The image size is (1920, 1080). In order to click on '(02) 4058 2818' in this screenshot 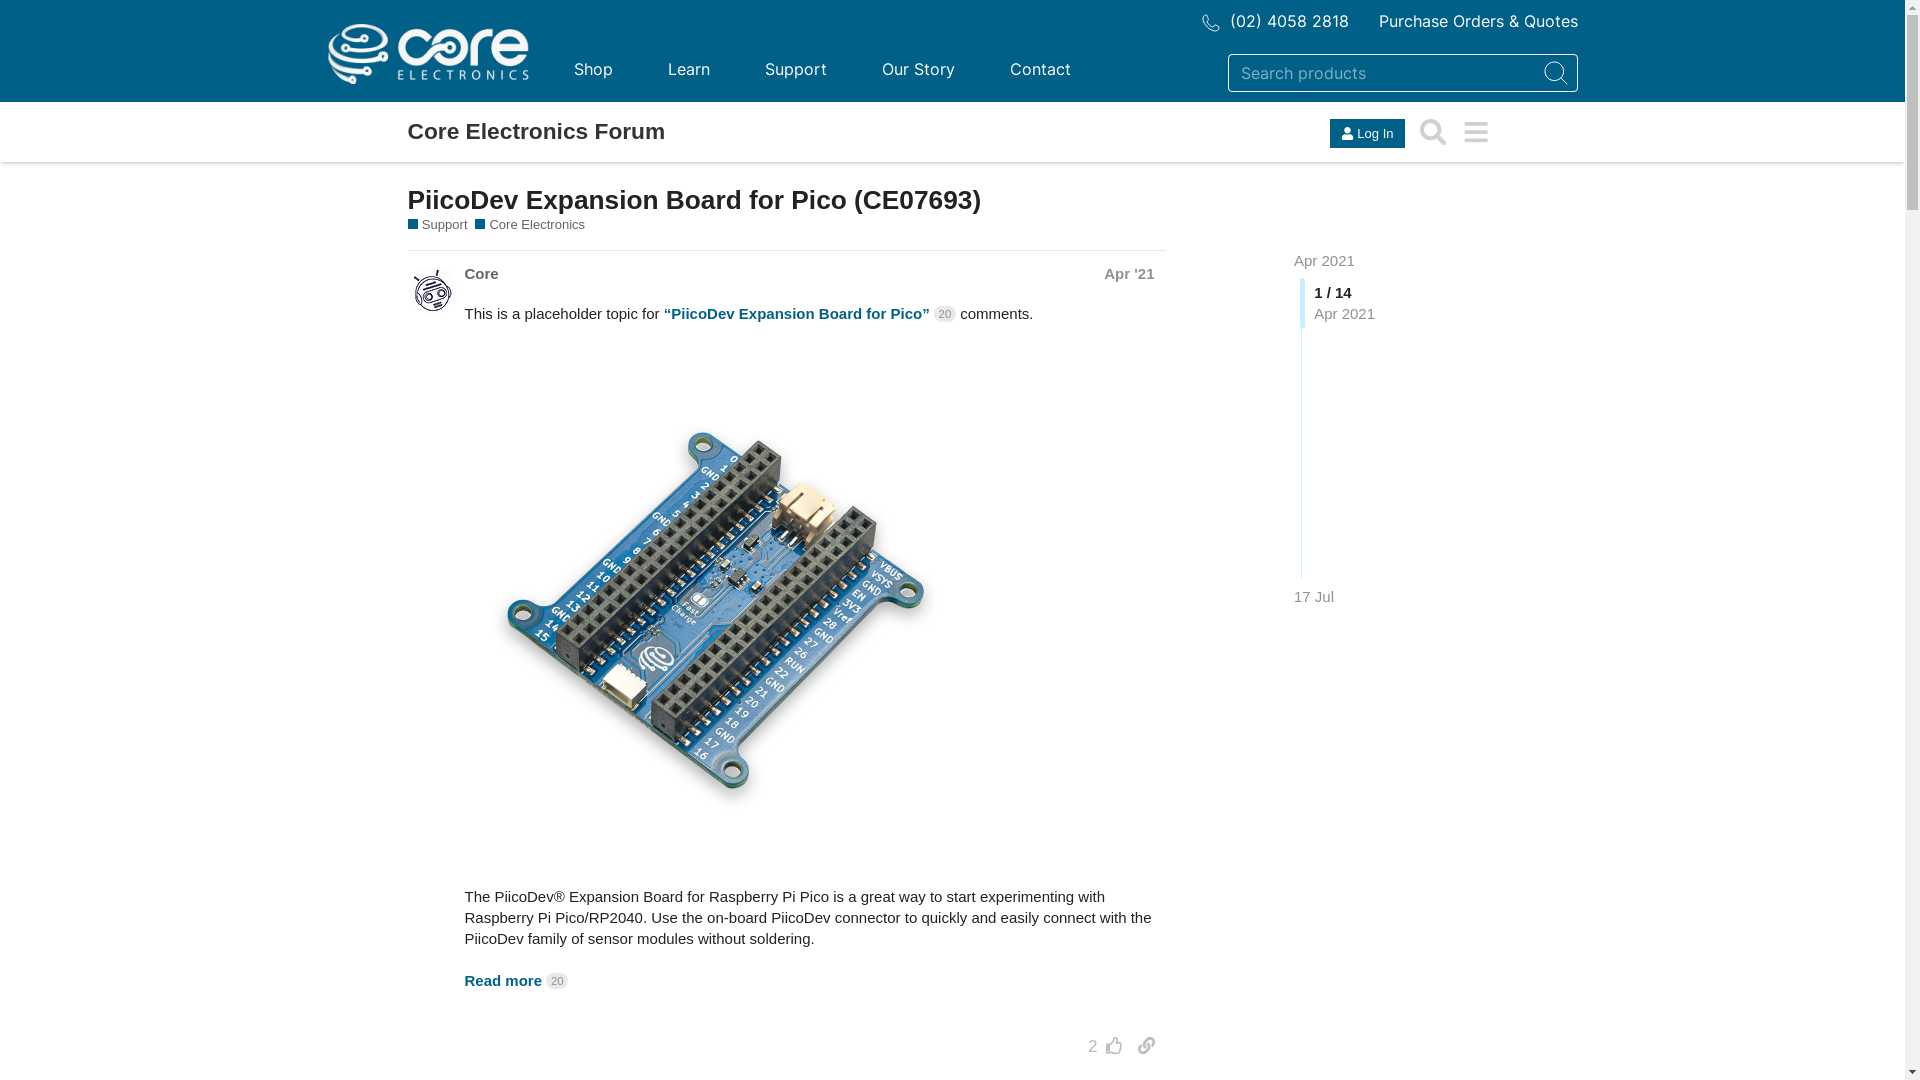, I will do `click(1274, 20)`.